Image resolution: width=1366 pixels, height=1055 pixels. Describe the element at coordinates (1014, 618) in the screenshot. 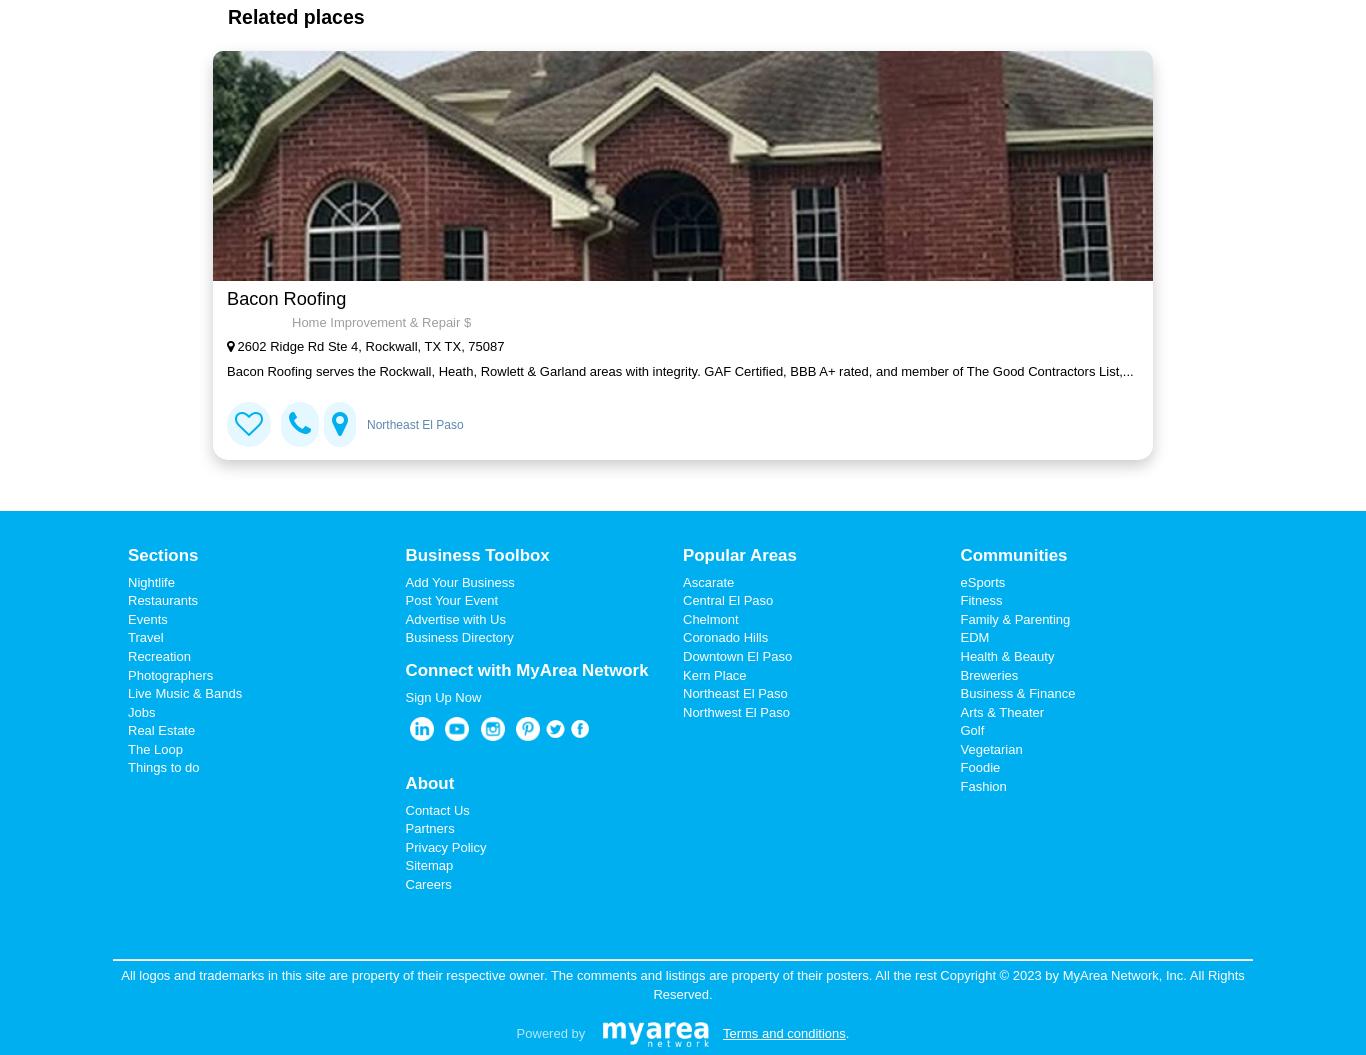

I see `'Family & Parenting'` at that location.